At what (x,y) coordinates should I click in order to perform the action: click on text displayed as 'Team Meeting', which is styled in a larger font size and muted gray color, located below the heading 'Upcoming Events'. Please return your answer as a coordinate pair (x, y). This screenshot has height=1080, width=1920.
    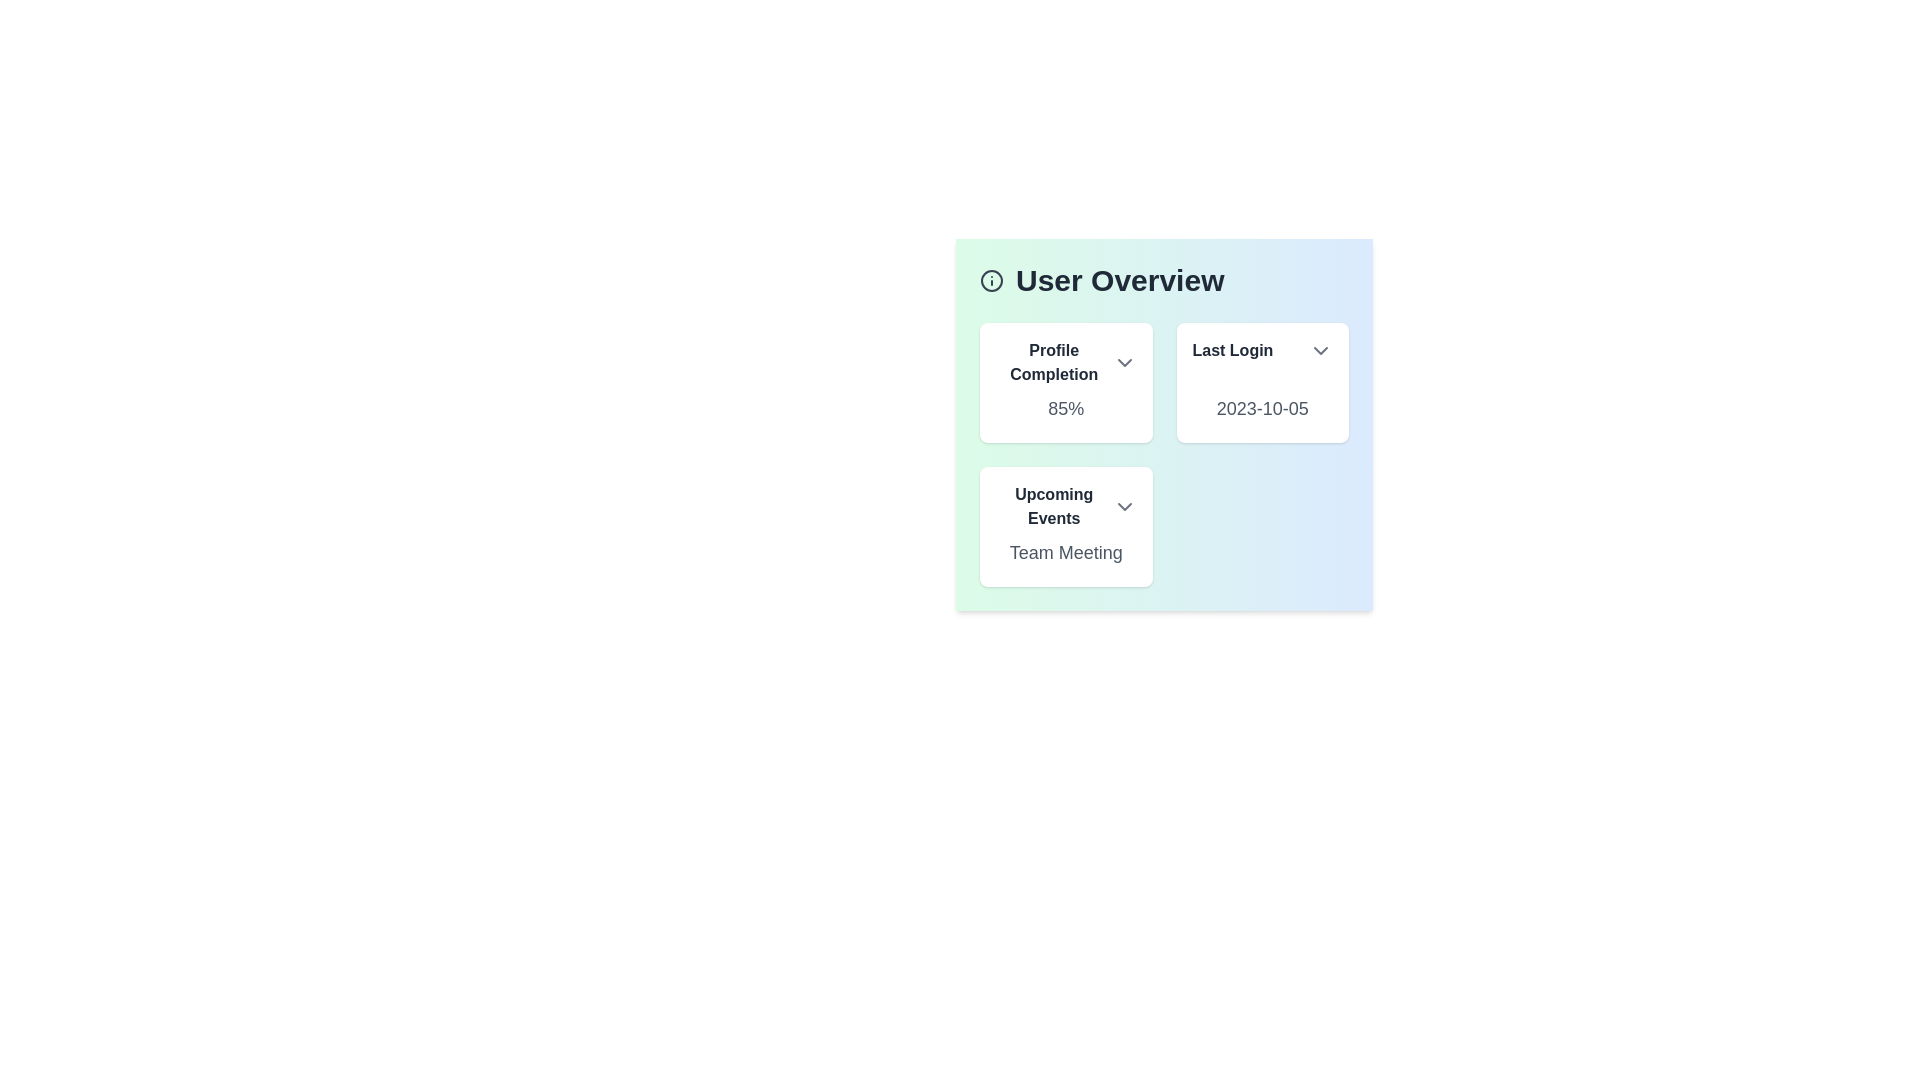
    Looking at the image, I should click on (1065, 552).